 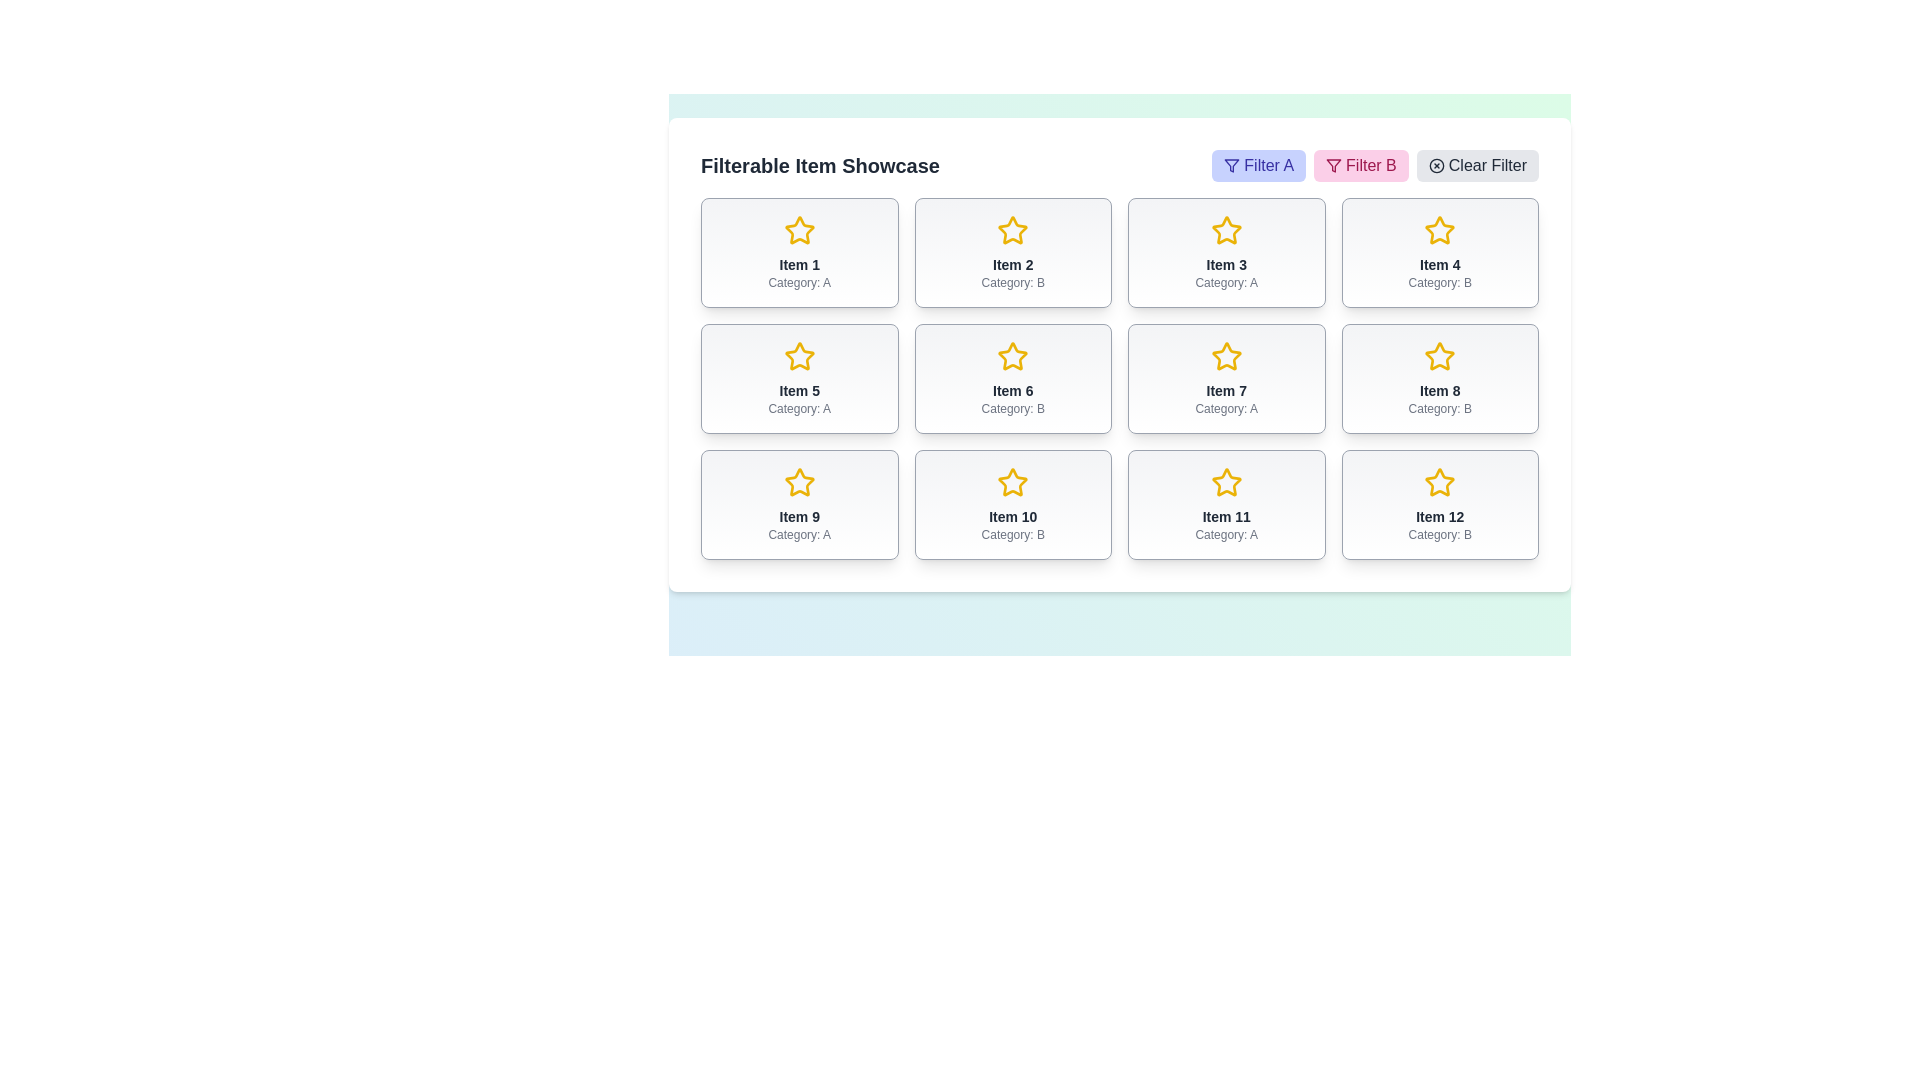 What do you see at coordinates (1225, 355) in the screenshot?
I see `the outlined yellow star icon in the 'Filterable Item Showcase' to rate it` at bounding box center [1225, 355].